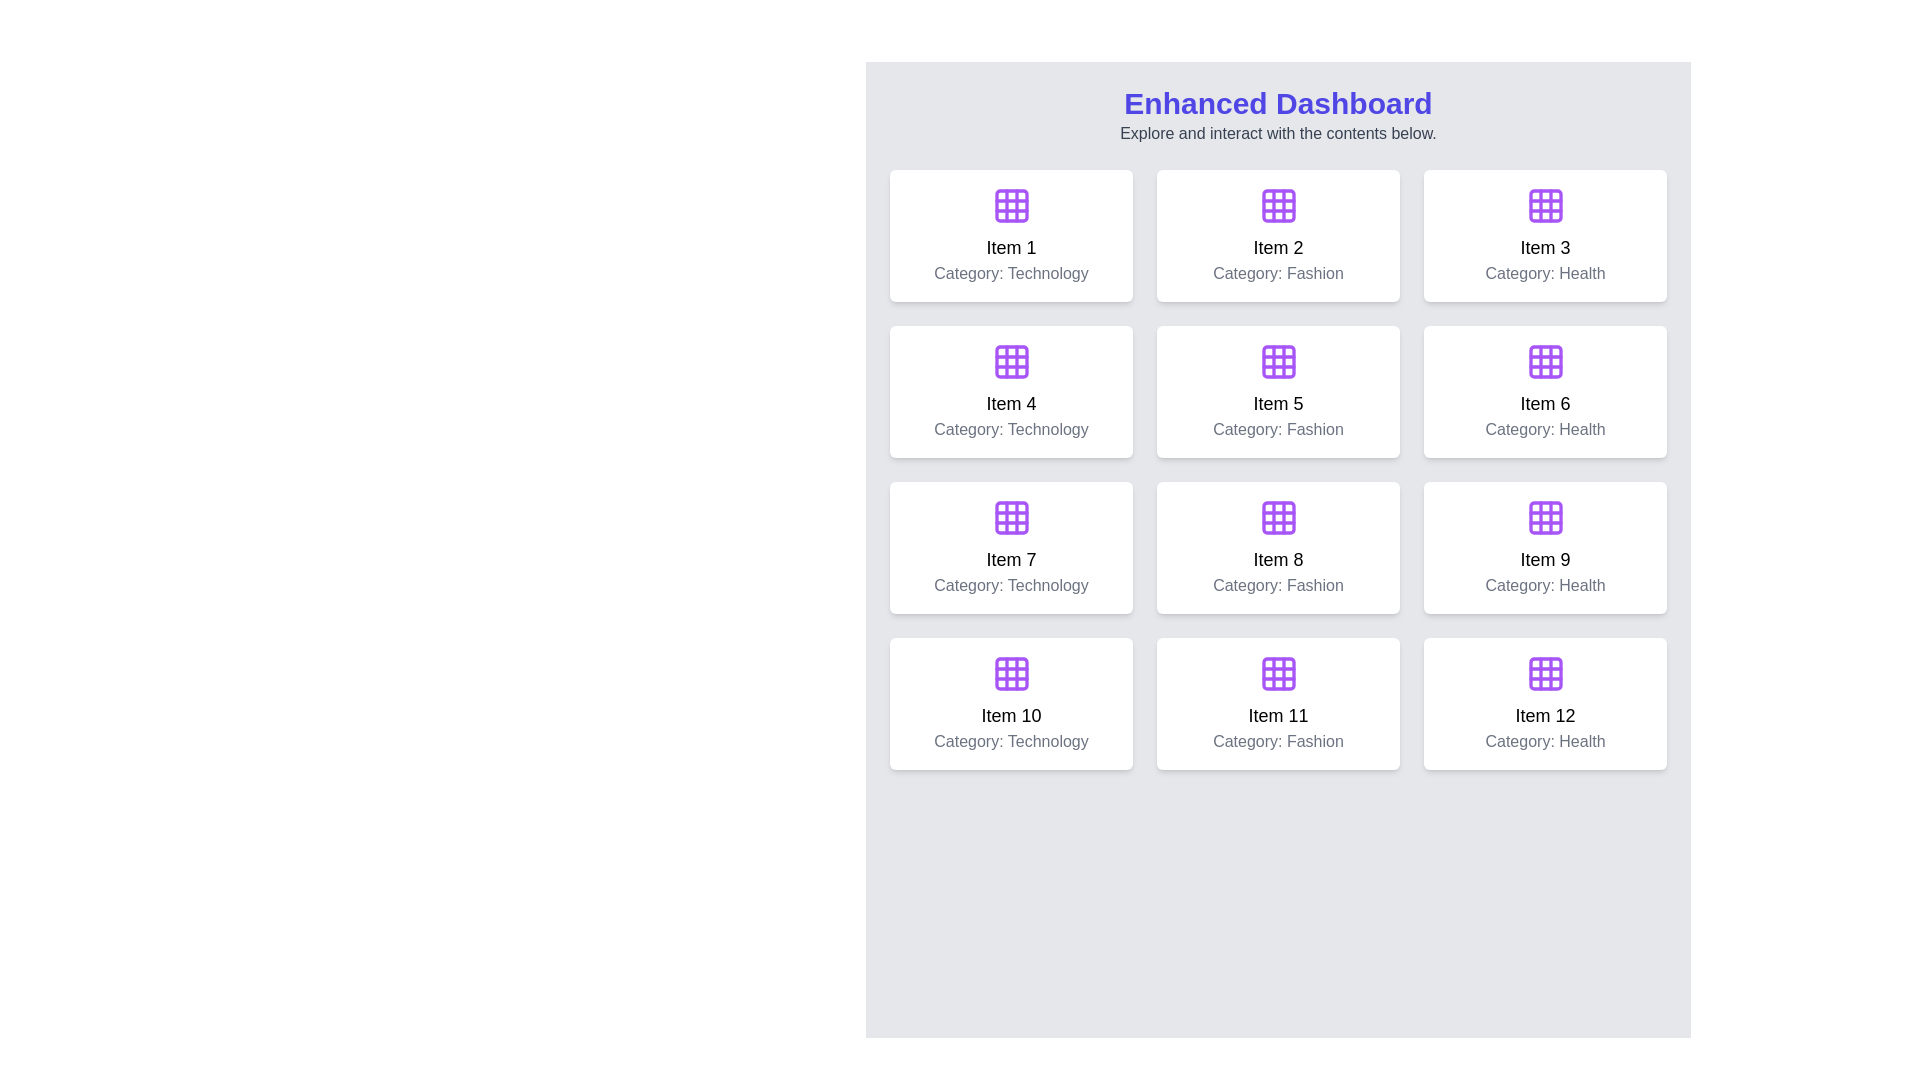 Image resolution: width=1920 pixels, height=1080 pixels. I want to click on the central square of the 3x3 grid icon located above the text 'Item 3' and 'Category: Health' in the third card of the top row to interact with it, so click(1544, 205).